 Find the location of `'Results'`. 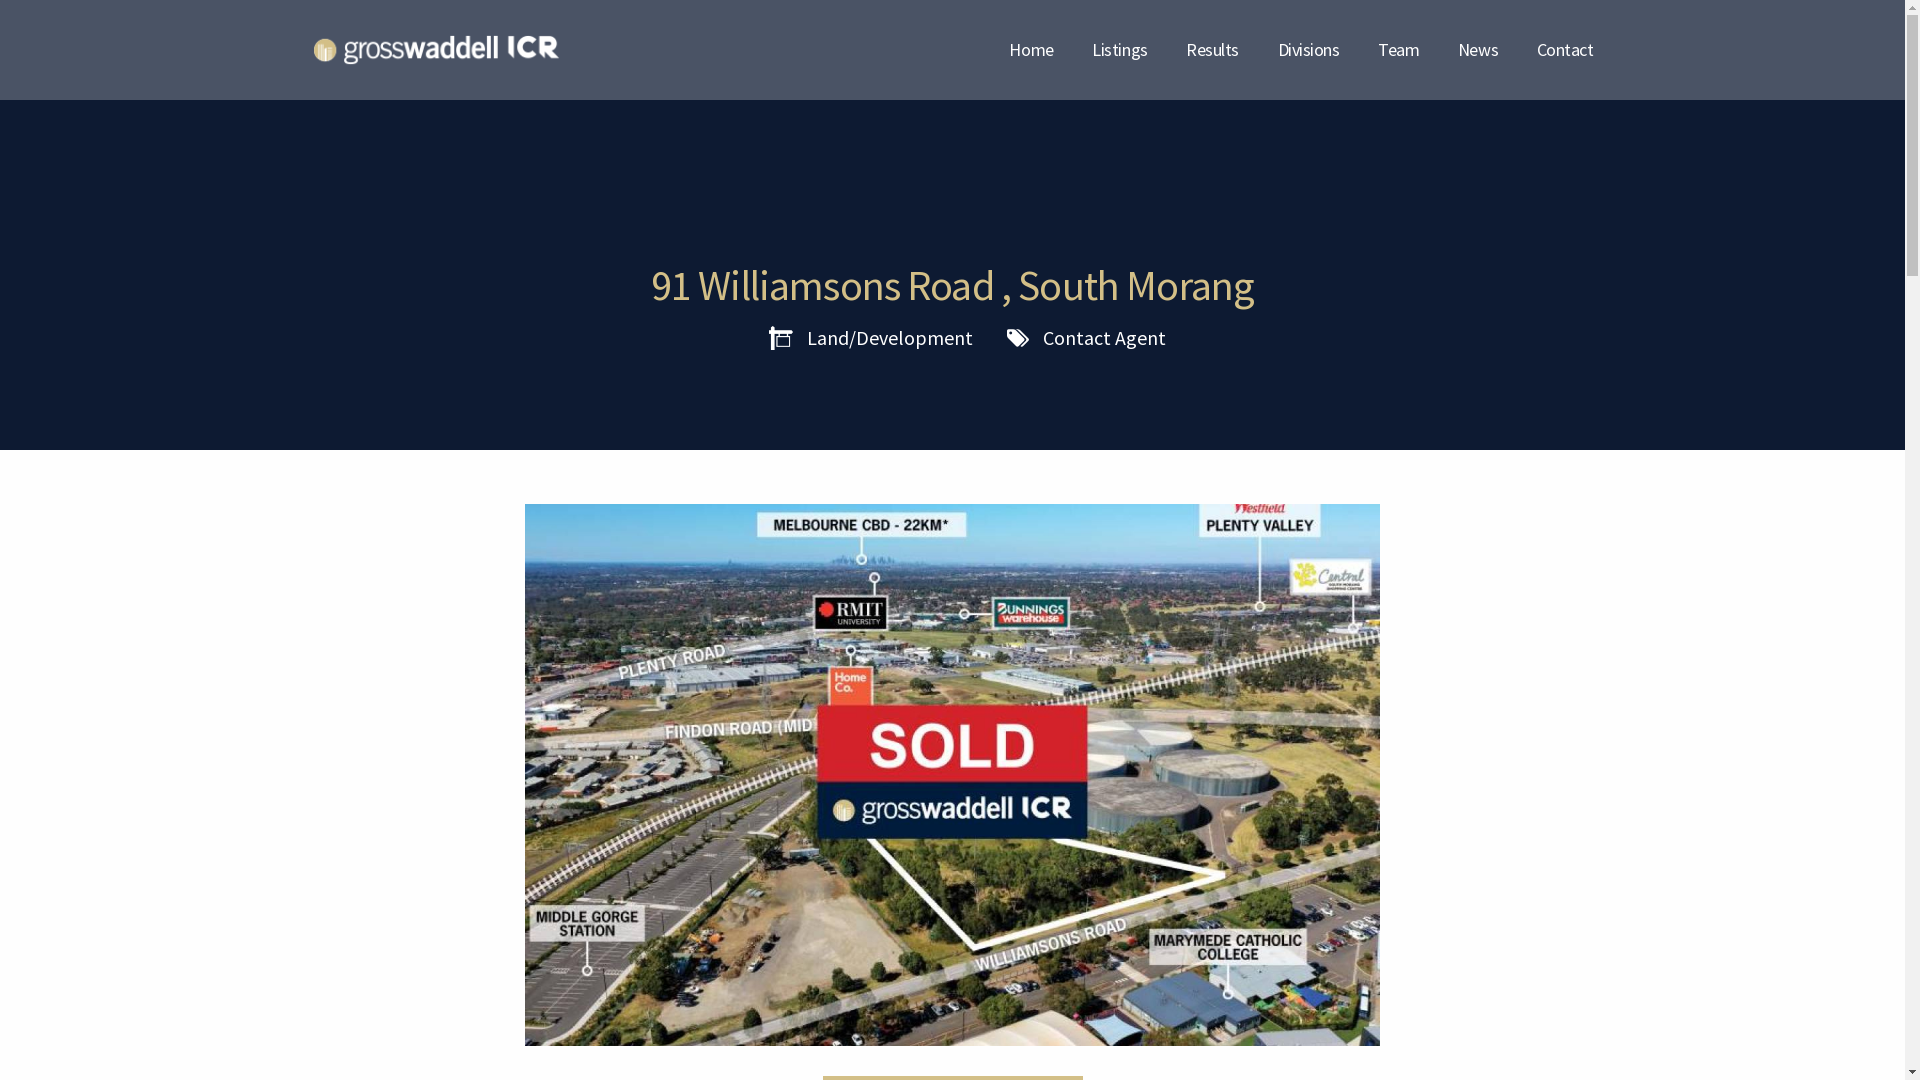

'Results' is located at coordinates (1185, 48).